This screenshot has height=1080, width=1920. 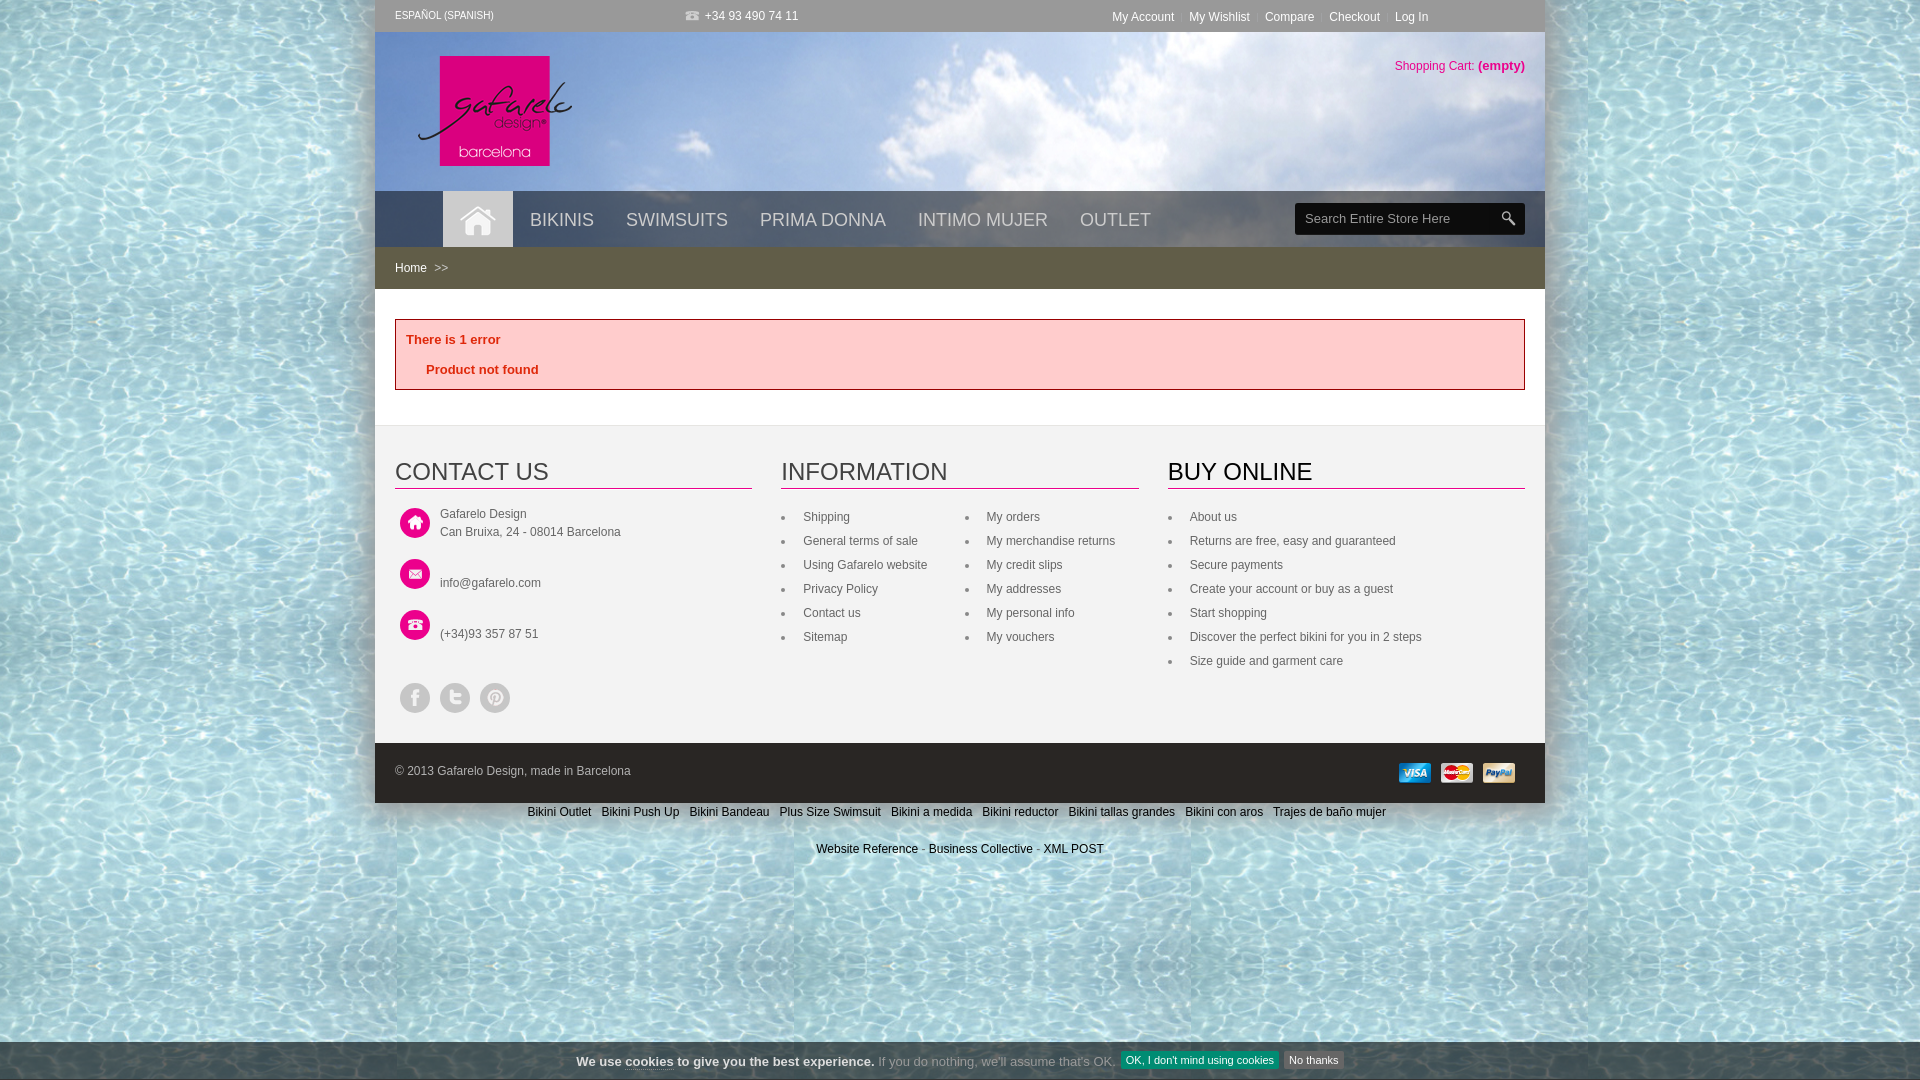 I want to click on 'Home', so click(x=410, y=266).